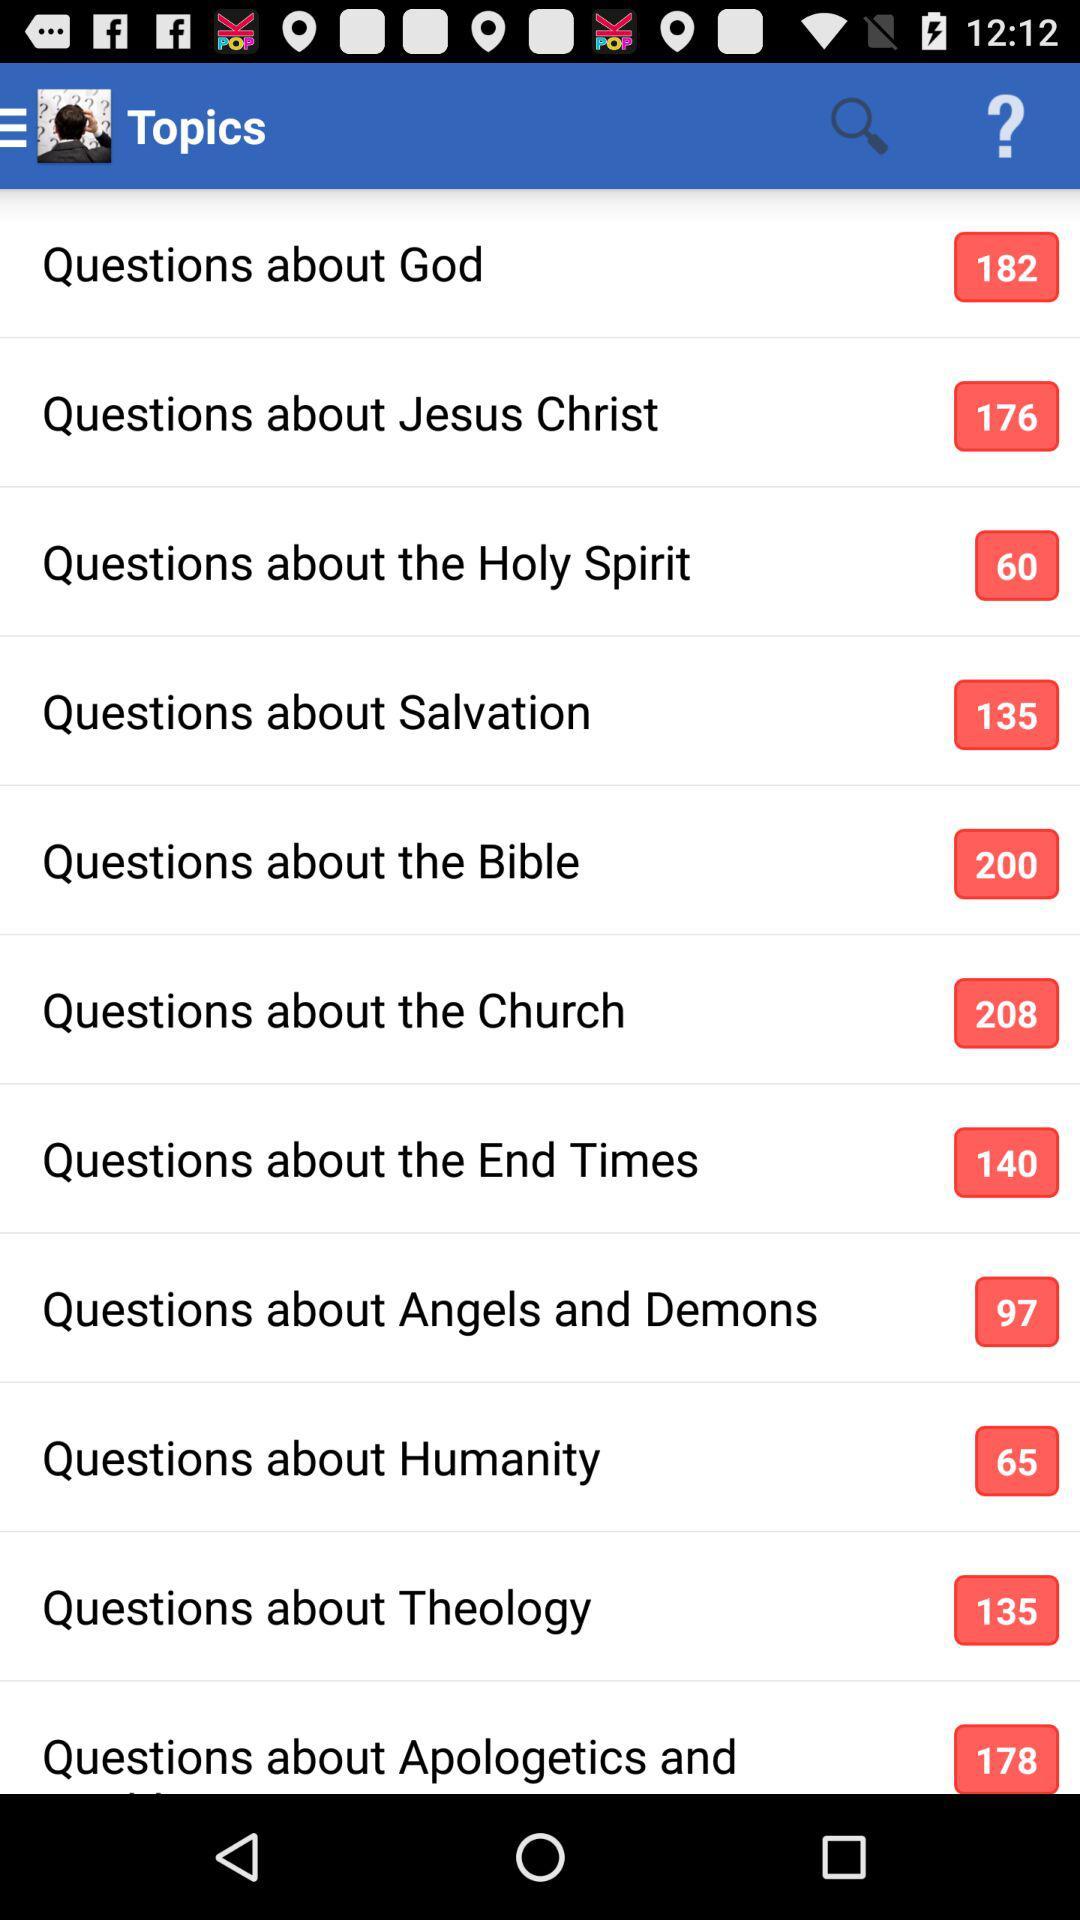 The height and width of the screenshot is (1920, 1080). What do you see at coordinates (1006, 864) in the screenshot?
I see `200` at bounding box center [1006, 864].